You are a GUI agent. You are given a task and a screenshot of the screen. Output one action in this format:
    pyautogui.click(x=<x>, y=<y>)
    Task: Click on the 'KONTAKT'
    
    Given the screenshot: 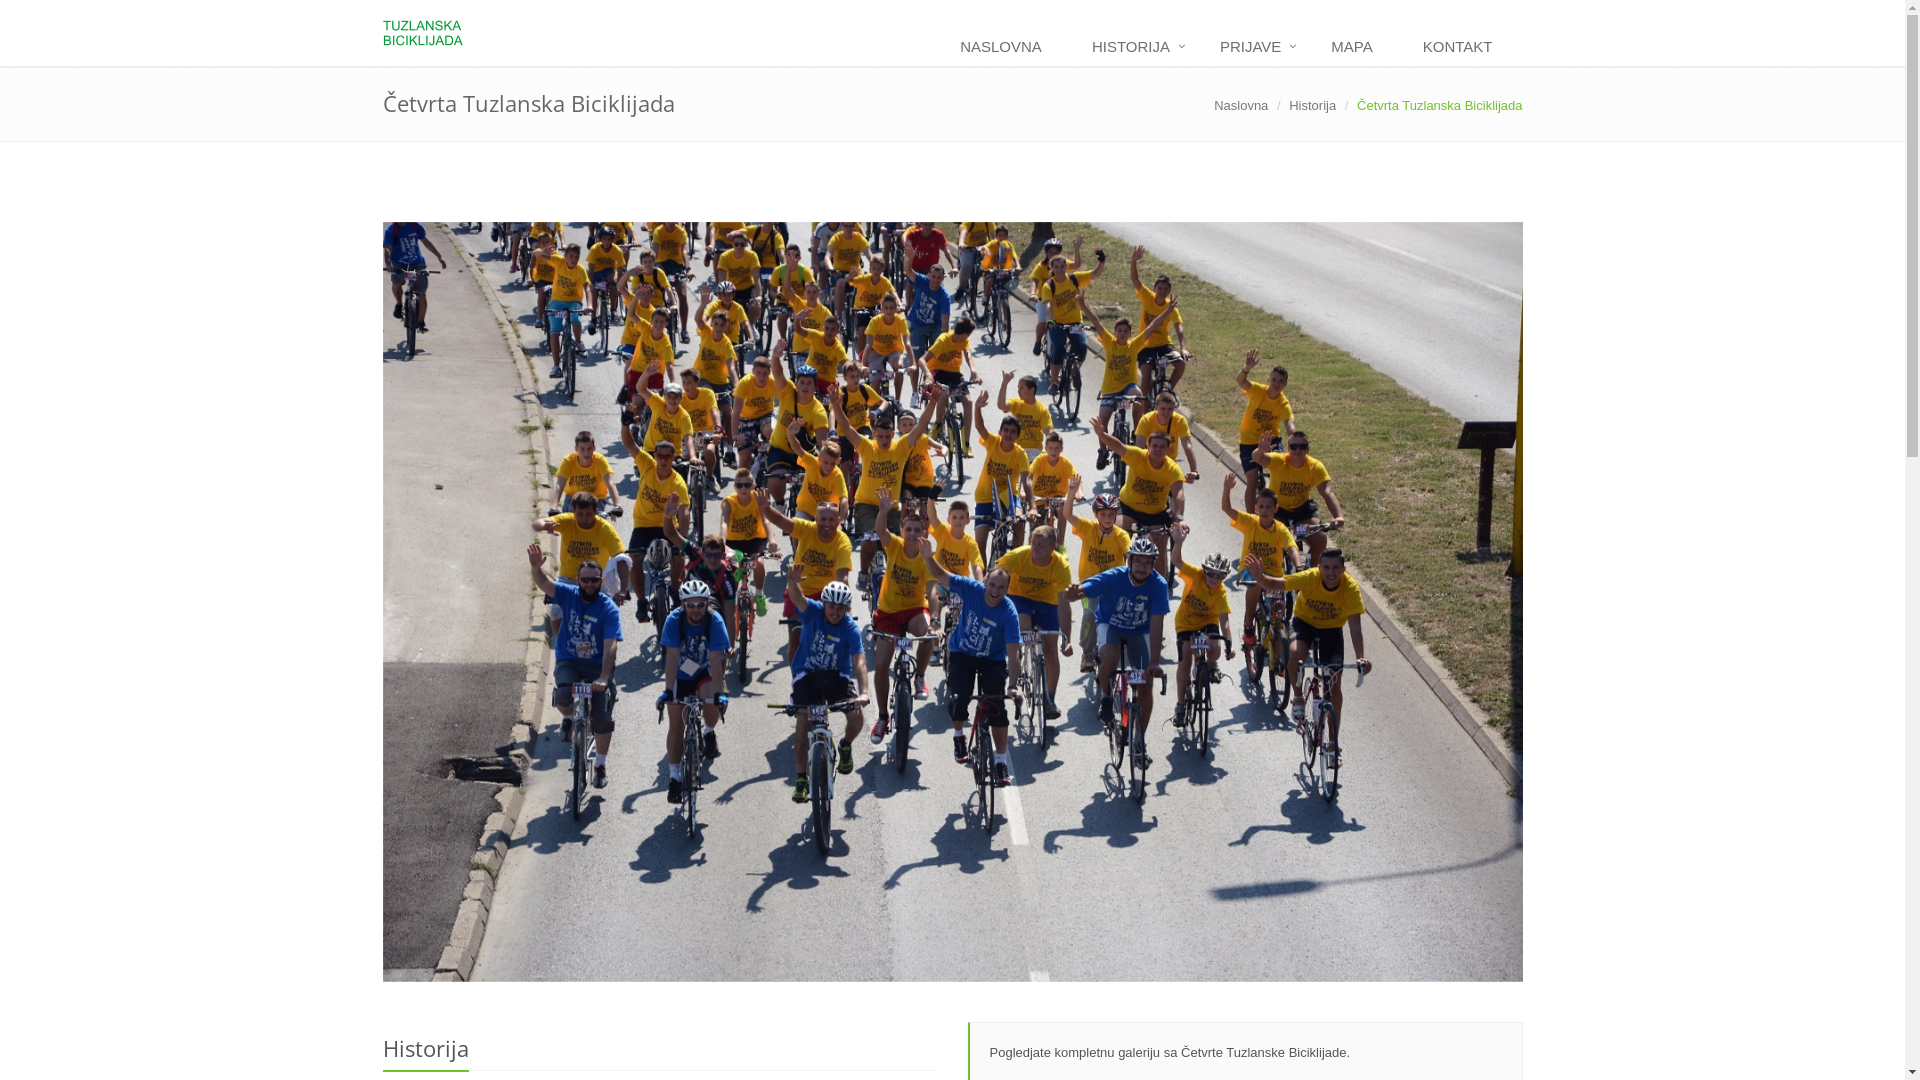 What is the action you would take?
    pyautogui.click(x=1463, y=46)
    